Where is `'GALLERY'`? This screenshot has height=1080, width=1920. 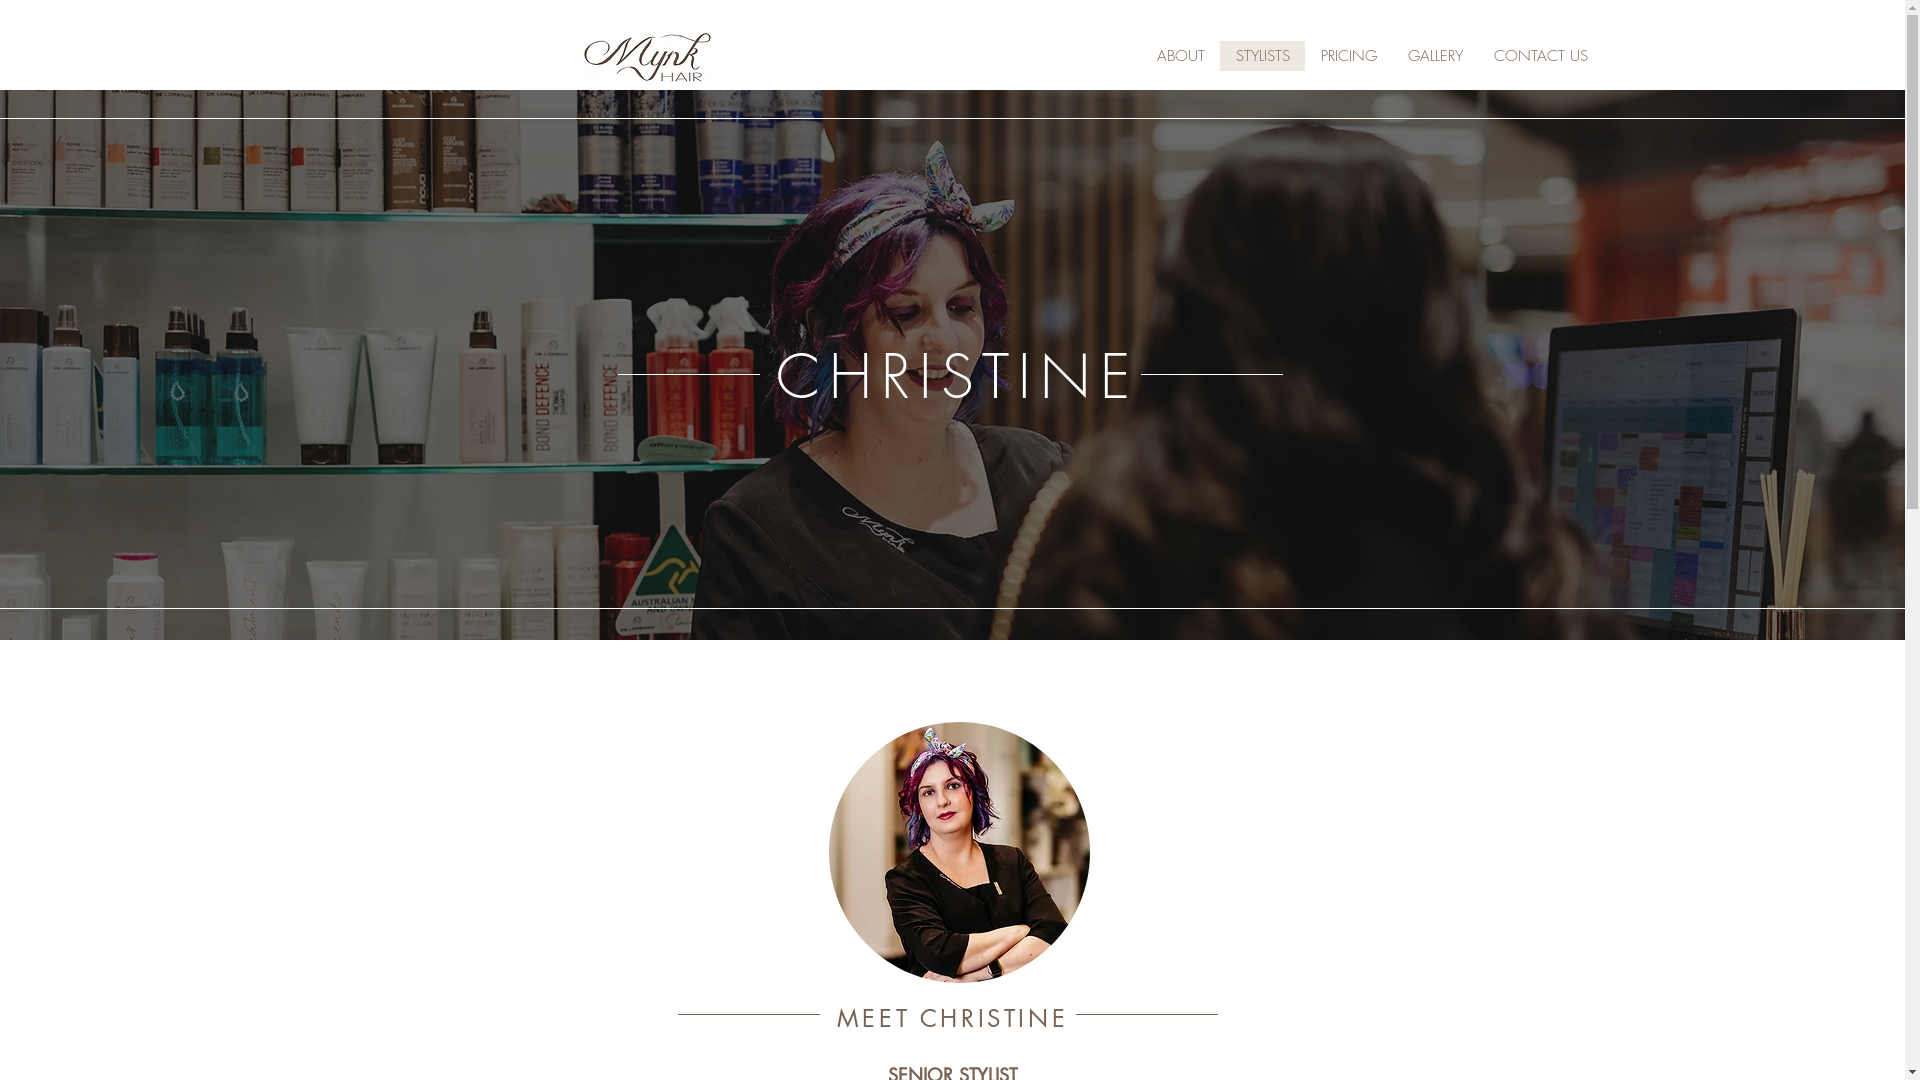
'GALLERY' is located at coordinates (1434, 55).